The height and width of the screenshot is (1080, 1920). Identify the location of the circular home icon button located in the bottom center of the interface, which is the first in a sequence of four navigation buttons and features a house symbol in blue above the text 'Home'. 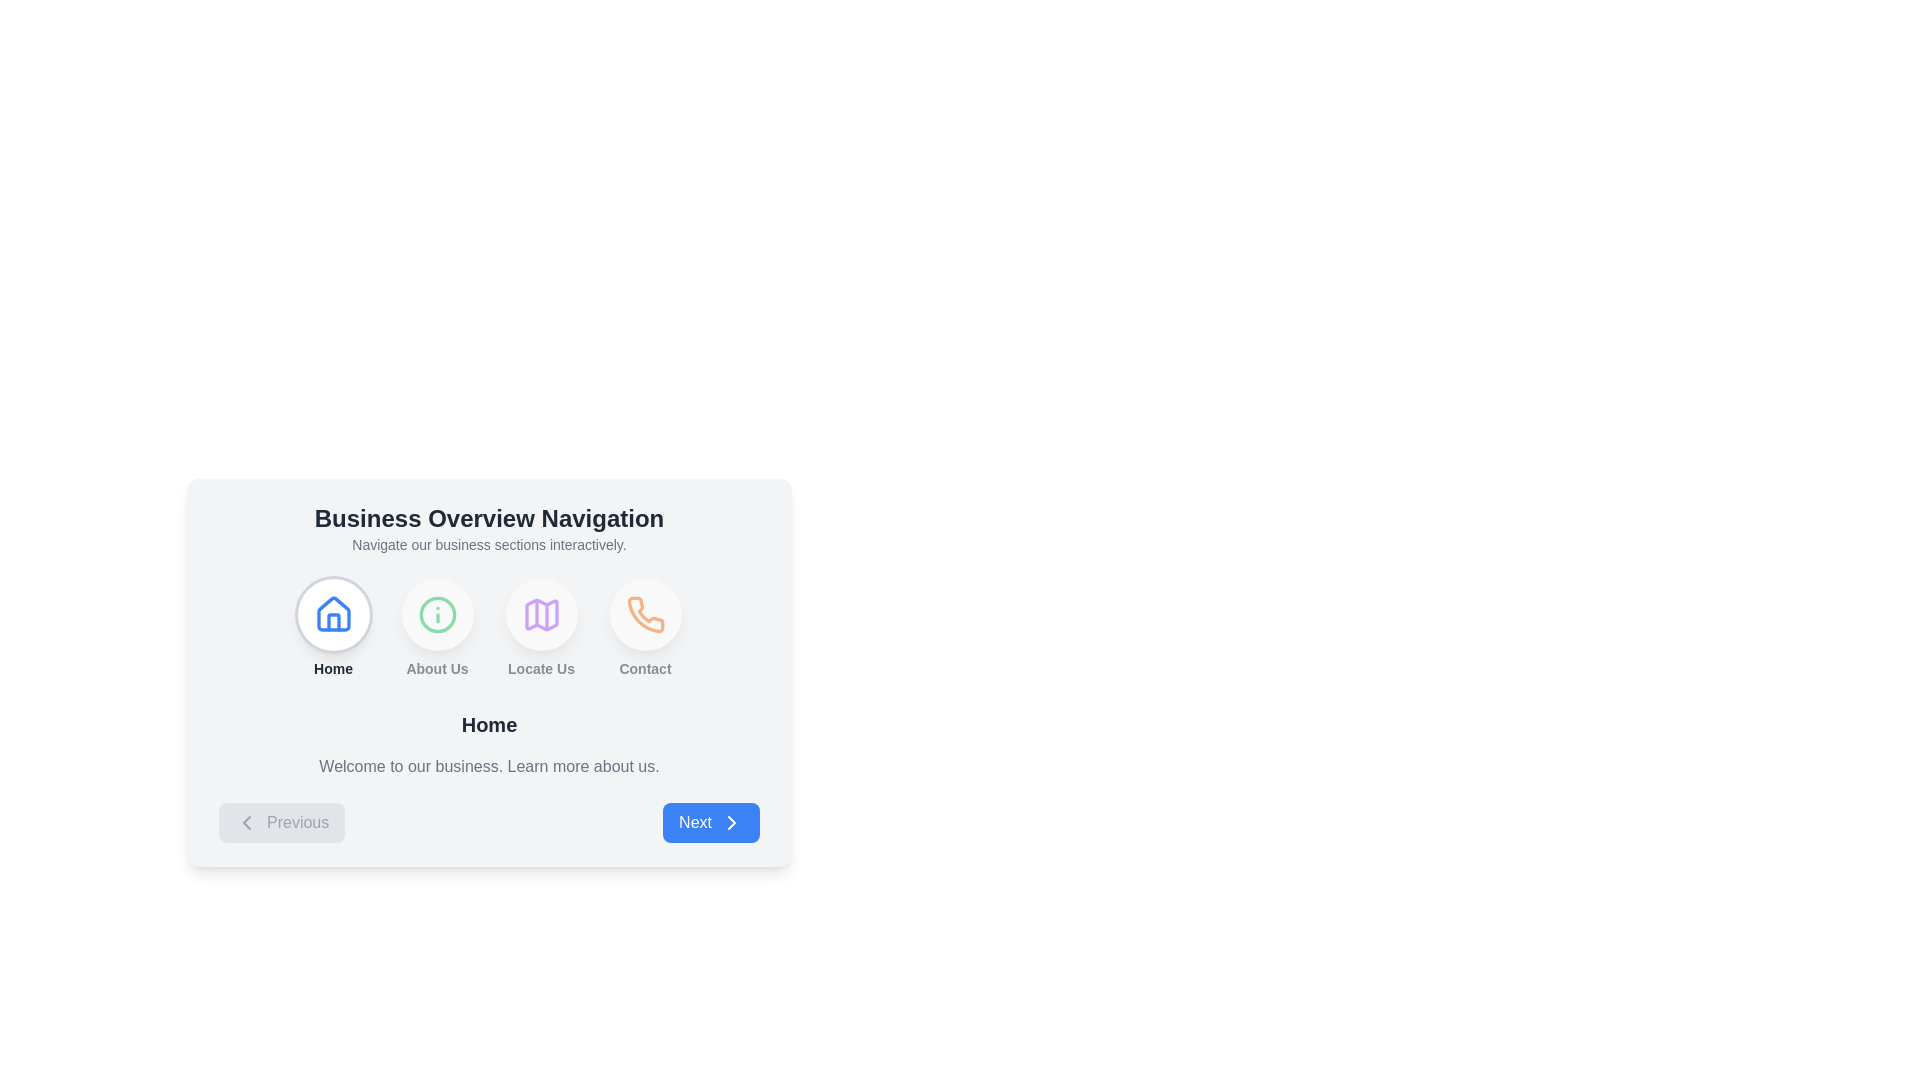
(333, 627).